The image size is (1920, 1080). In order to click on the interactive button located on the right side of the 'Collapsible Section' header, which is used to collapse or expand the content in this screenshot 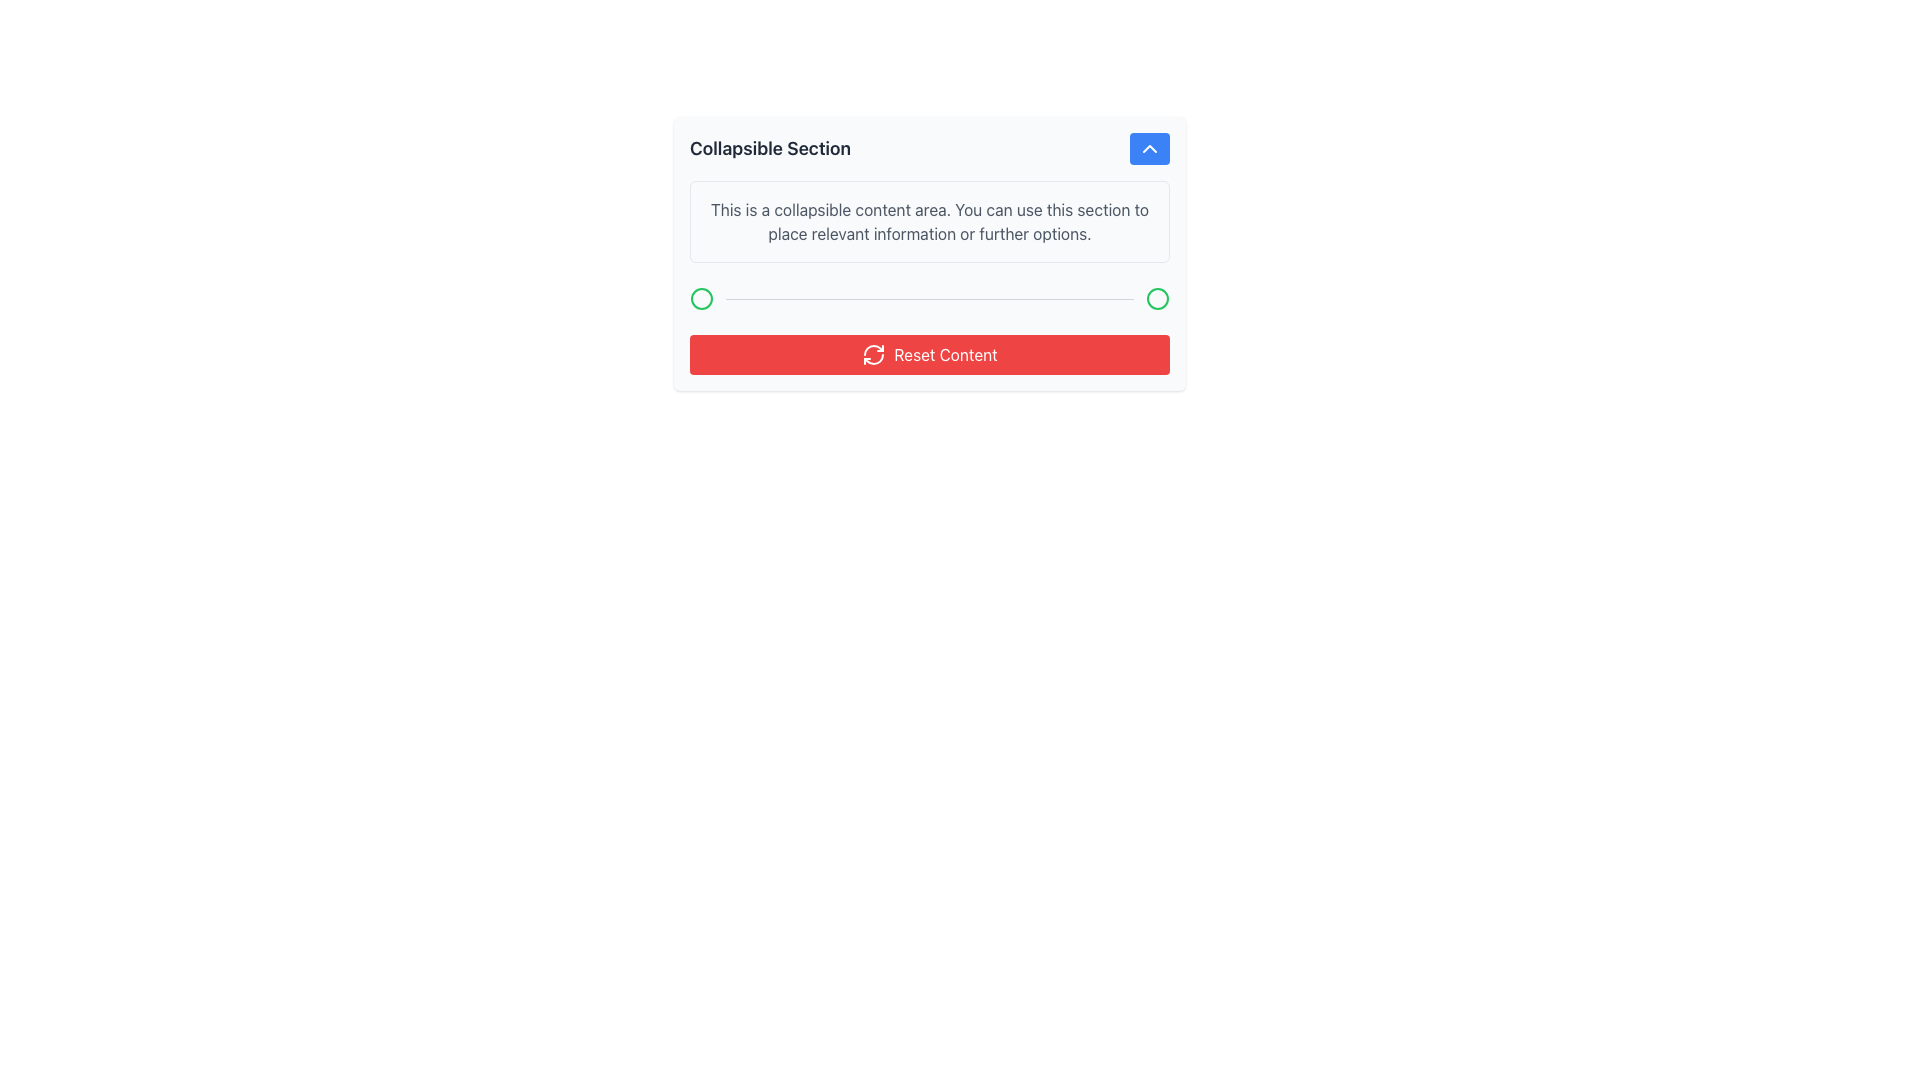, I will do `click(1150, 148)`.